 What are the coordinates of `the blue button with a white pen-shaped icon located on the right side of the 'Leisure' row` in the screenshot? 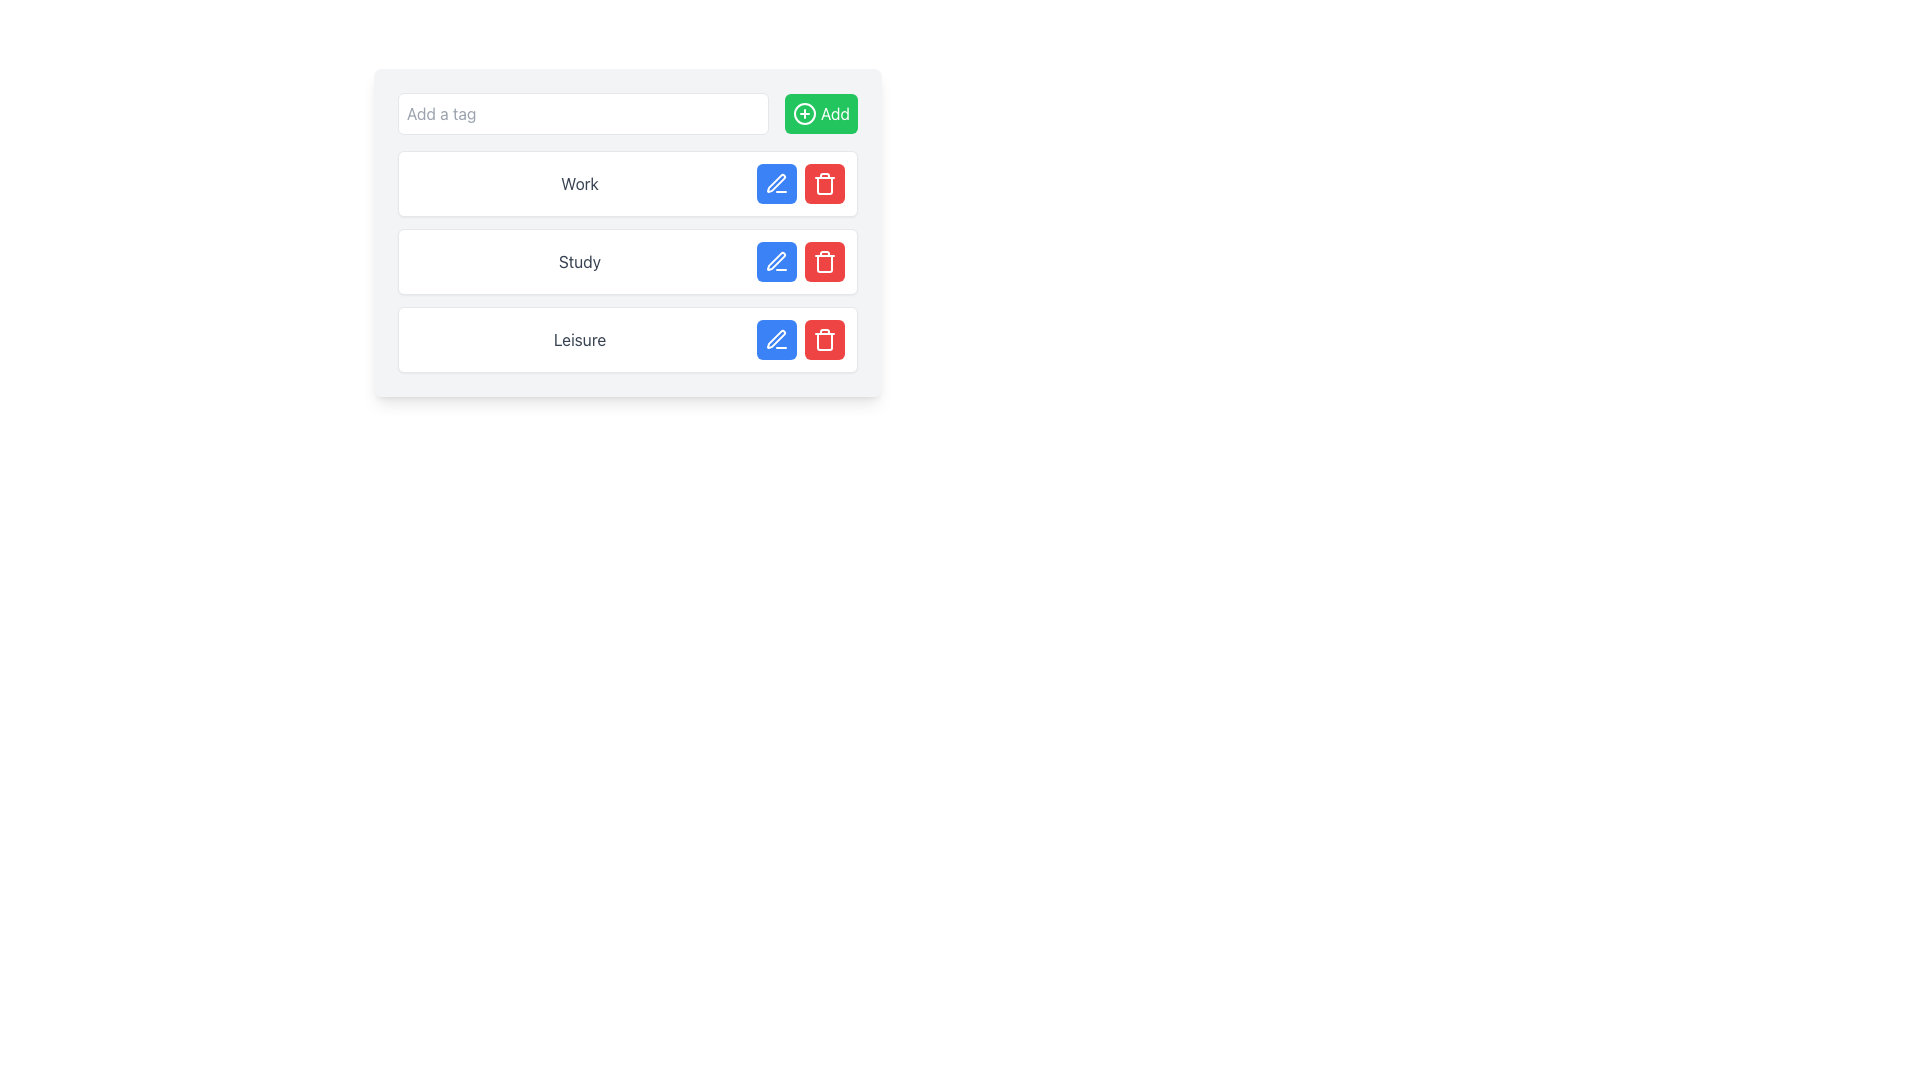 It's located at (776, 338).